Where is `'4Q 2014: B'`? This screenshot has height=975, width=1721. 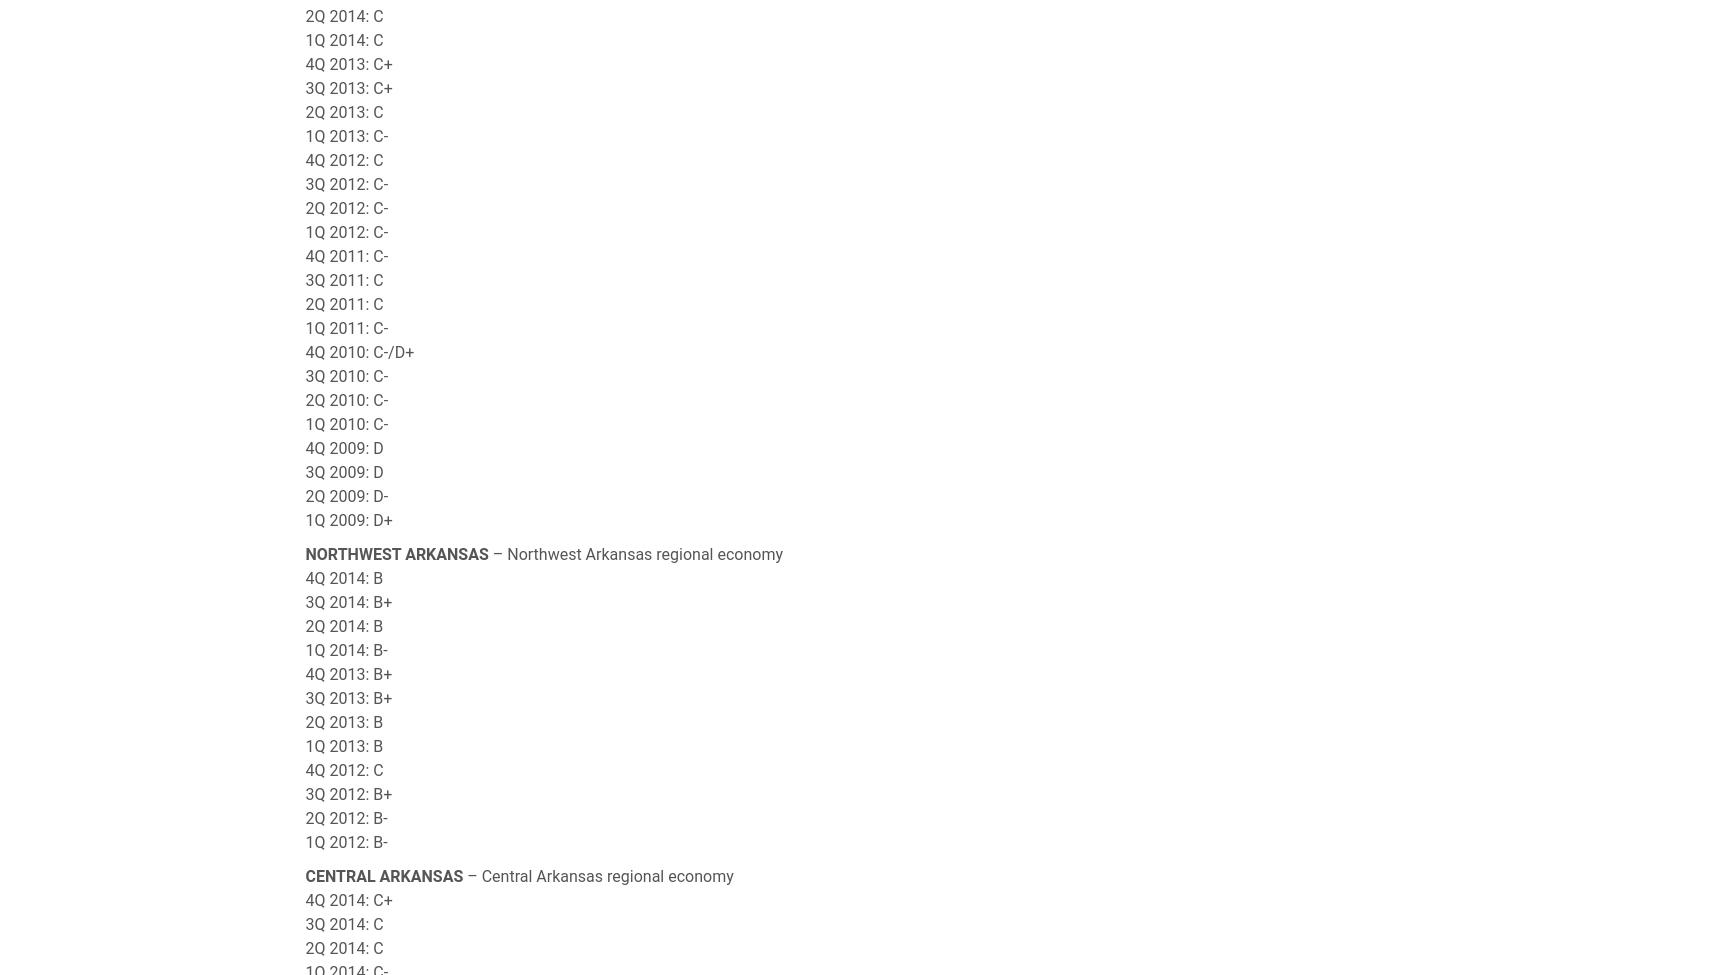 '4Q 2014: B' is located at coordinates (344, 577).